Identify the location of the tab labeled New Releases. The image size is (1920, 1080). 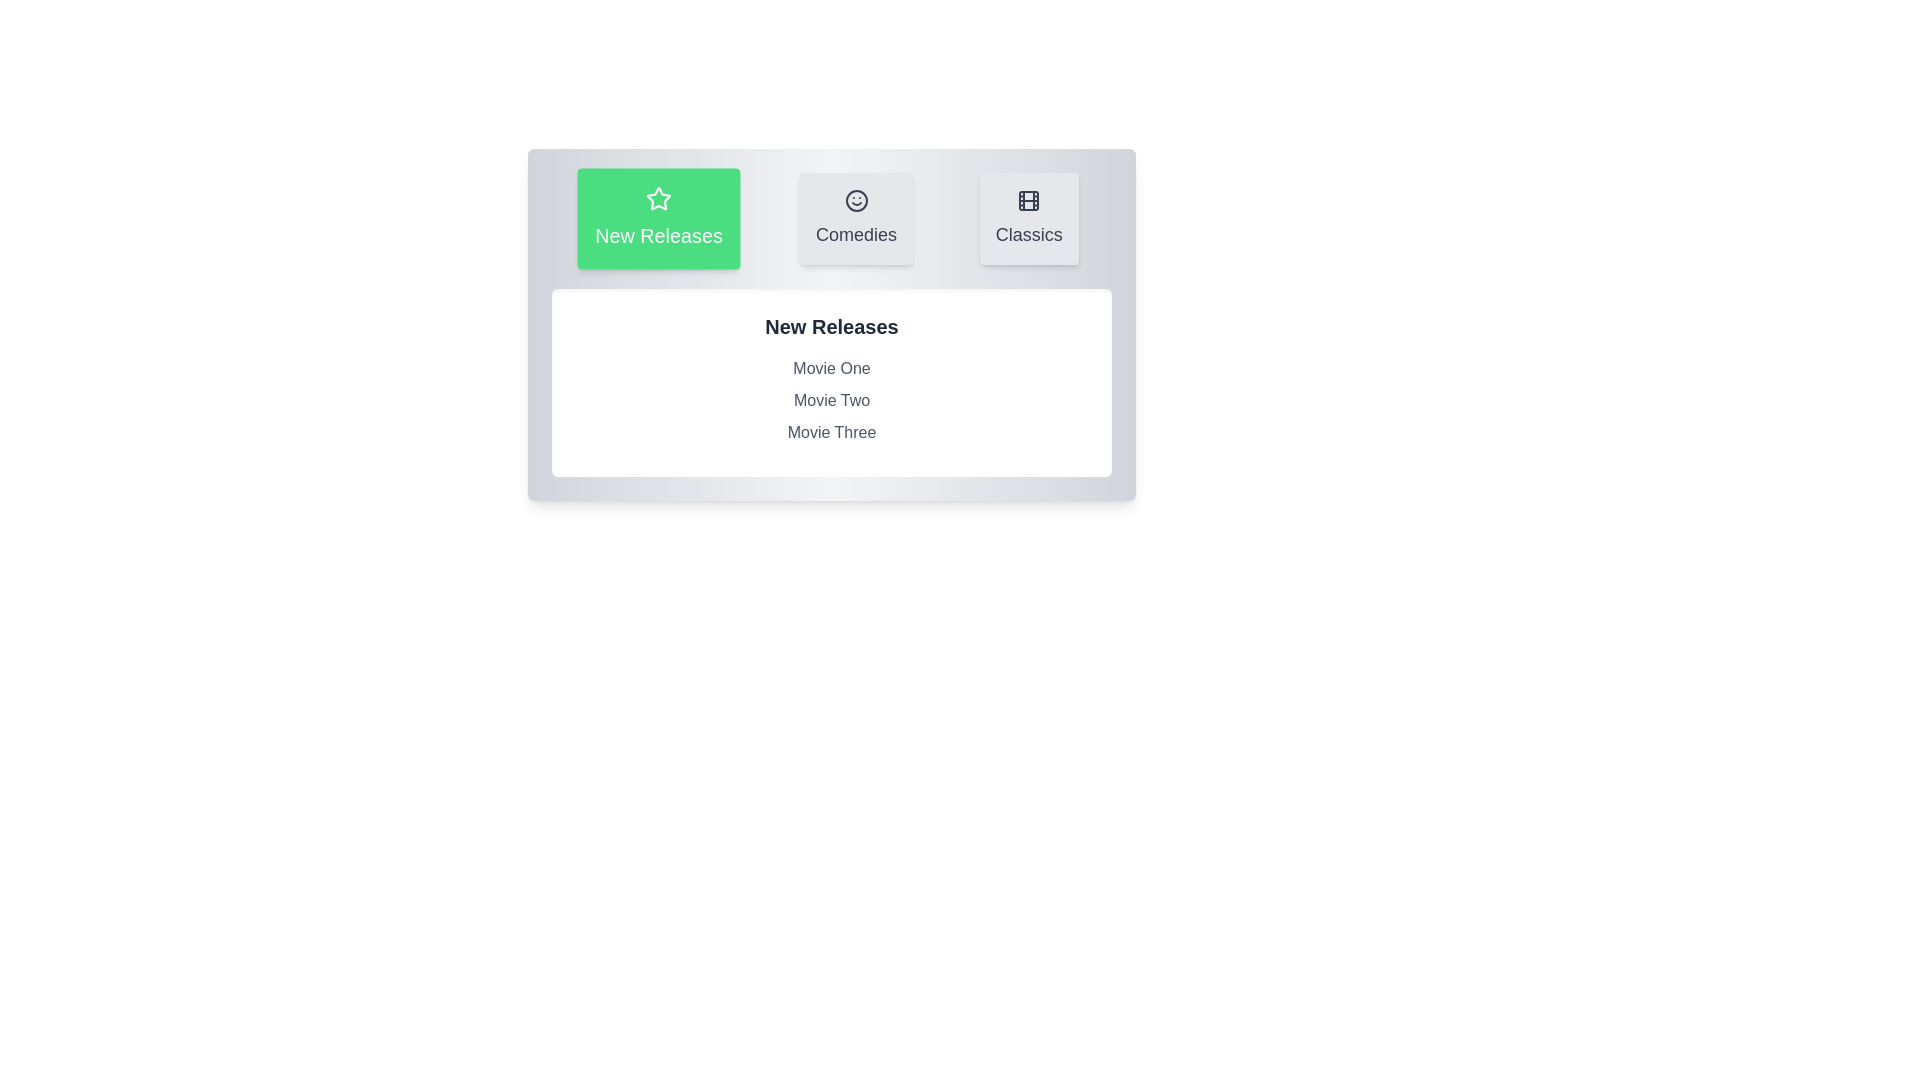
(659, 219).